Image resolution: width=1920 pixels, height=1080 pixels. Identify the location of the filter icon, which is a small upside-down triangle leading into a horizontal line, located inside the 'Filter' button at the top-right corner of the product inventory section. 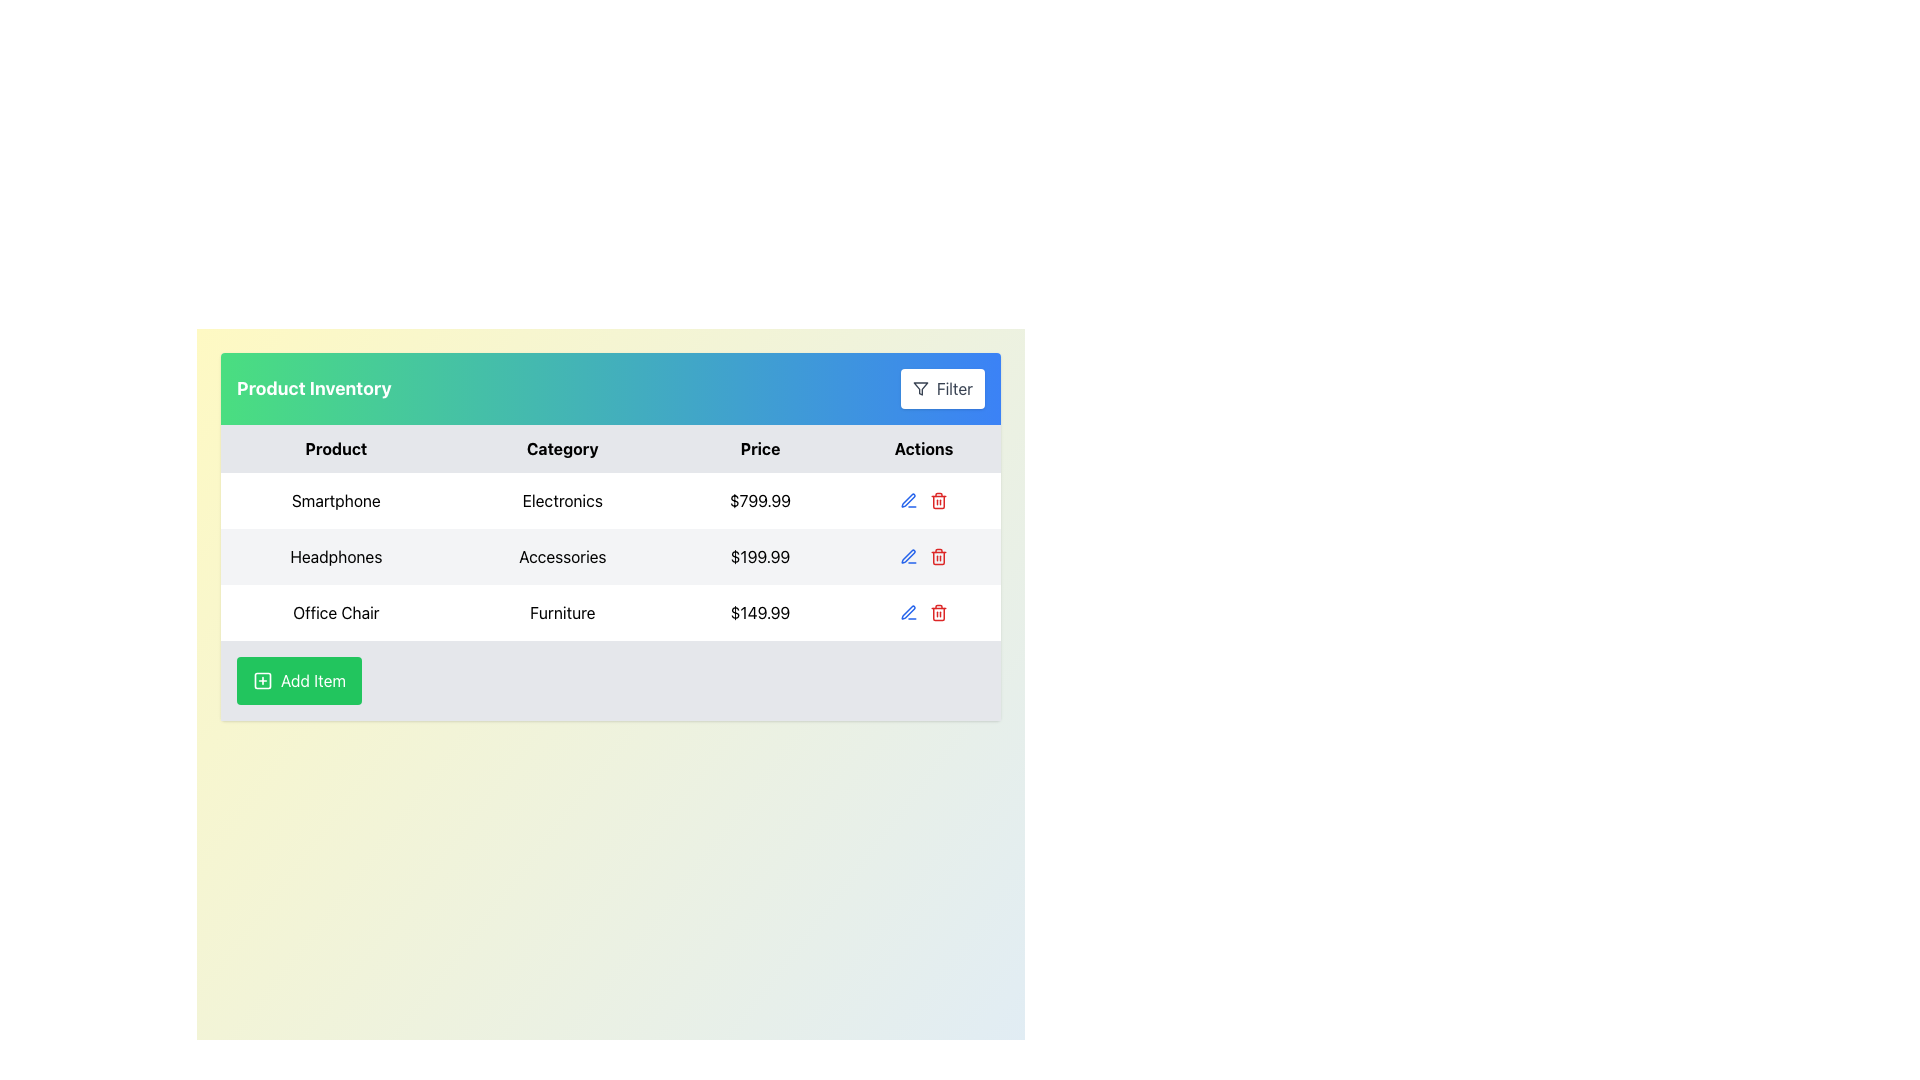
(919, 389).